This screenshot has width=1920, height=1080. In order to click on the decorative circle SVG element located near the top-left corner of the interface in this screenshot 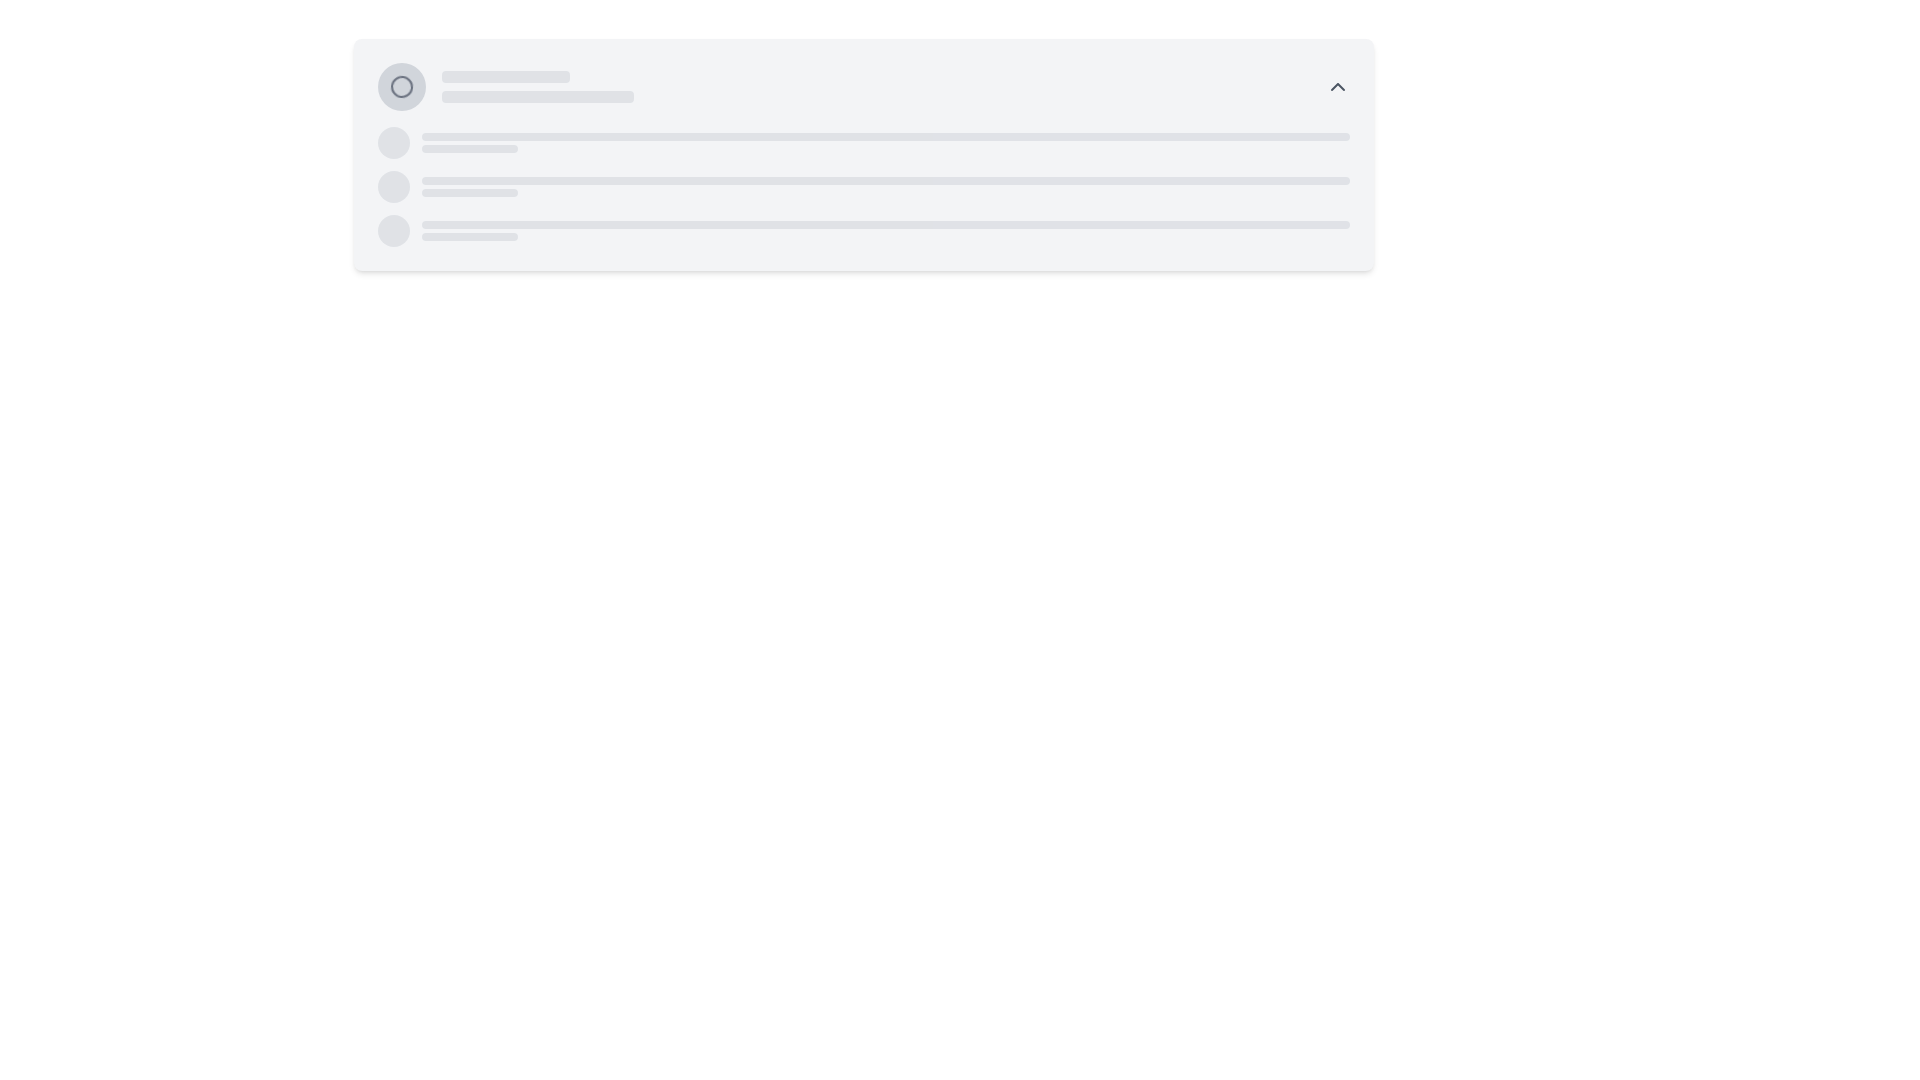, I will do `click(401, 86)`.